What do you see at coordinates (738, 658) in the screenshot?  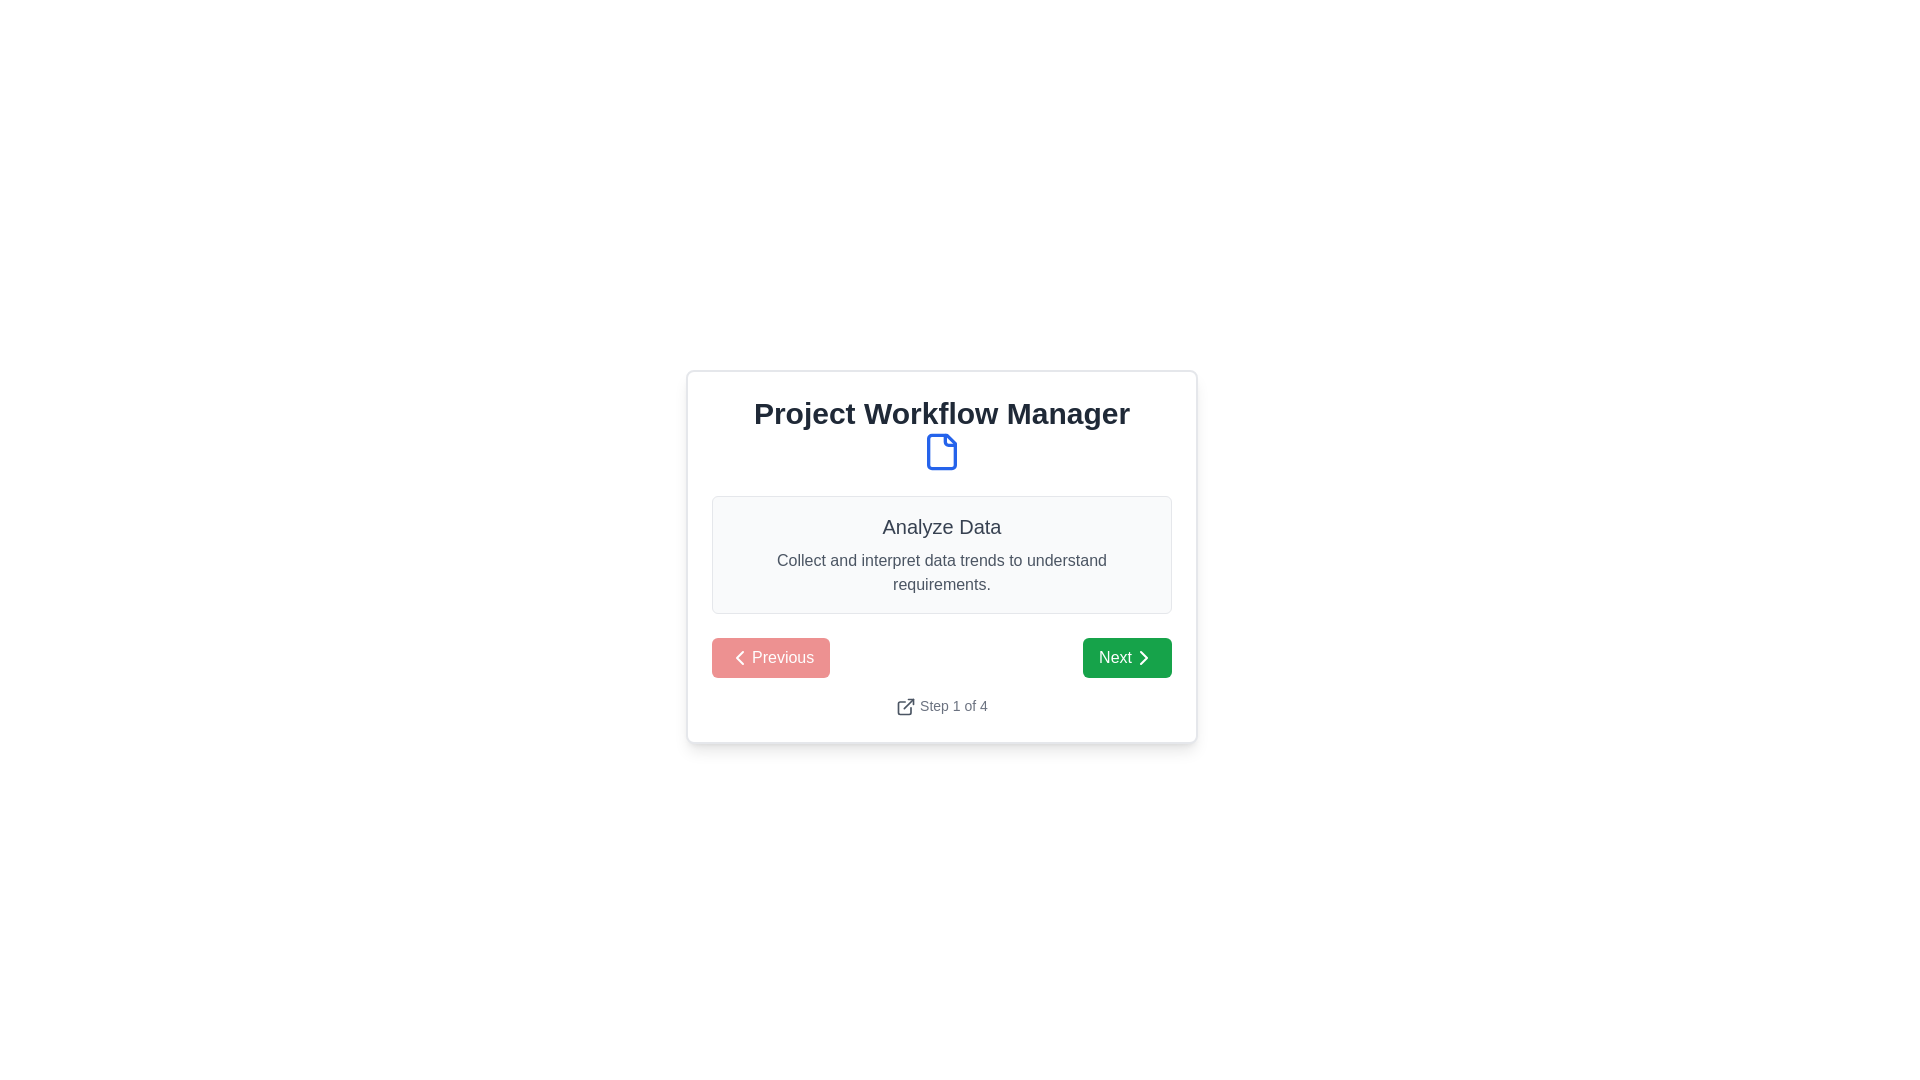 I see `the left-pointing chevron arrow icon, which is part of the Previous button located towards the bottom-left of the dialog box, adjacent to the text 'Previous'` at bounding box center [738, 658].